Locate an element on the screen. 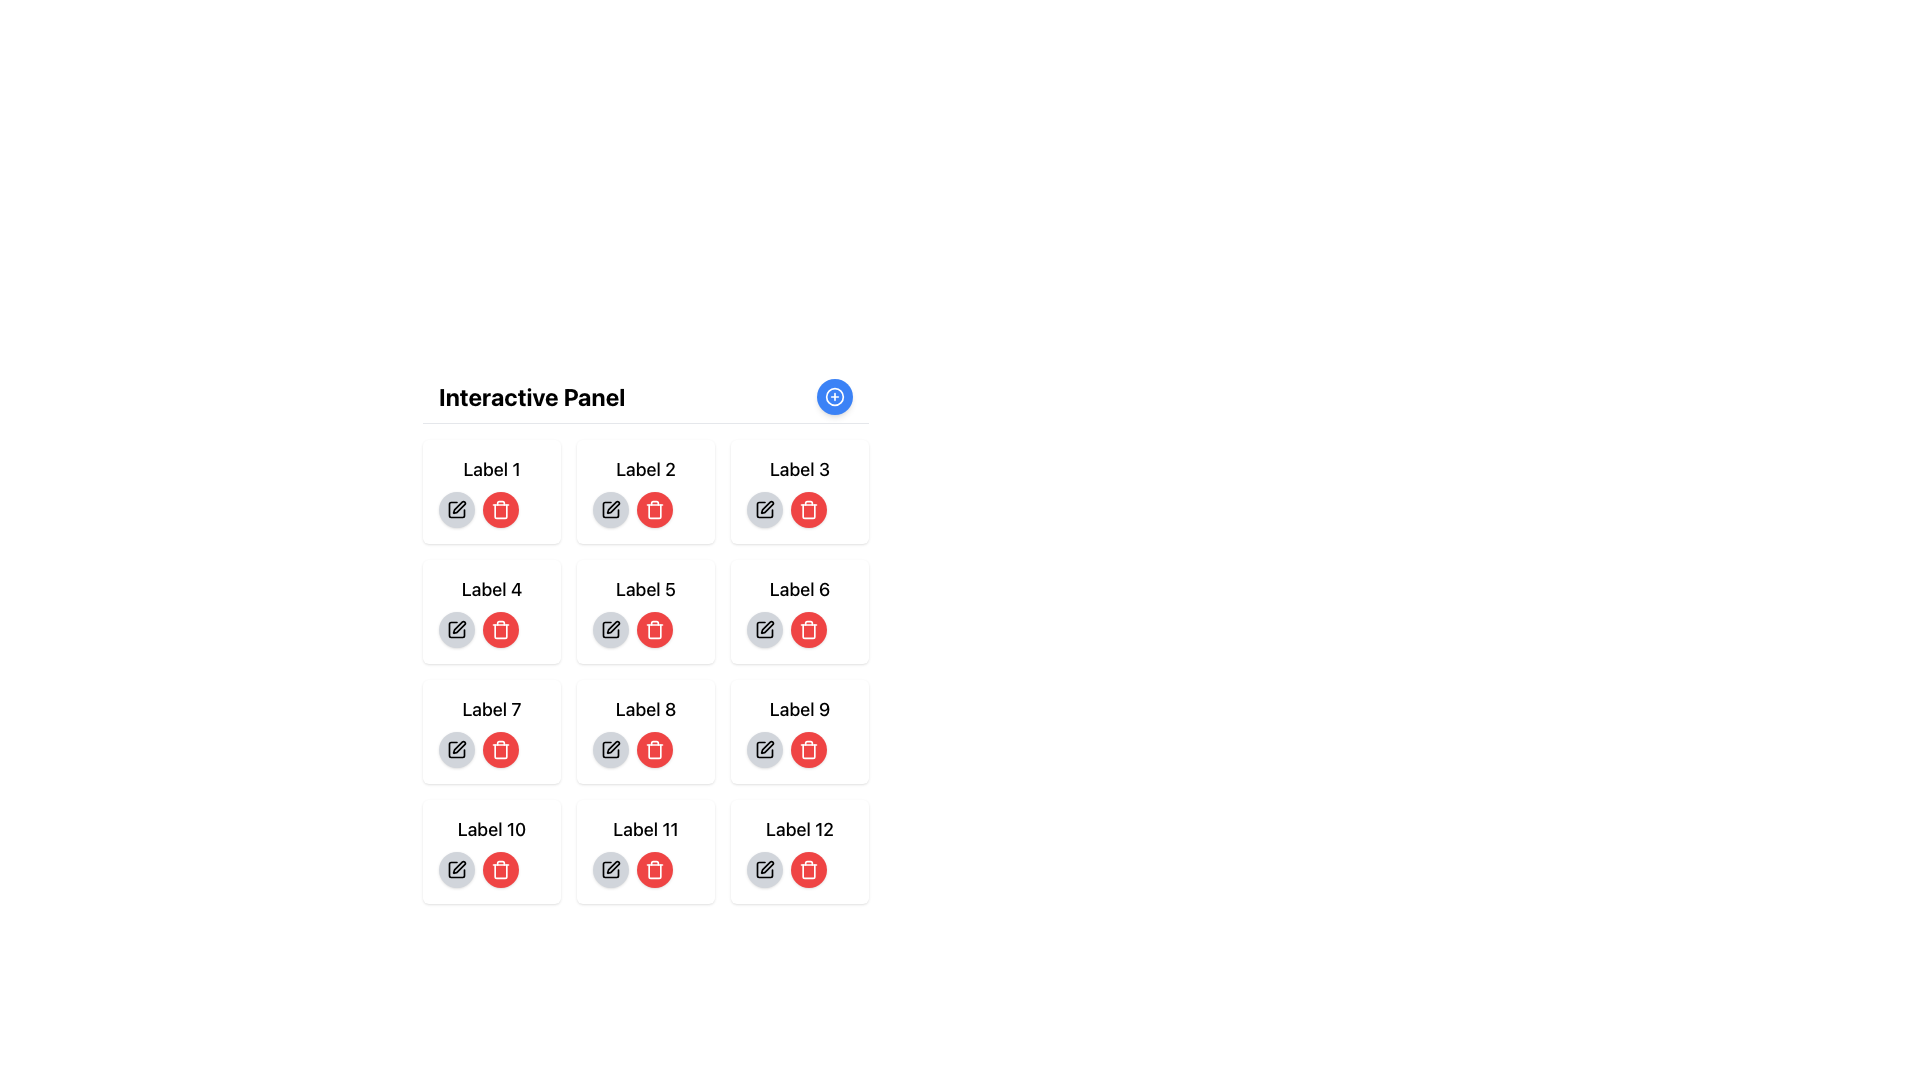  the leftmost icon in the grid group labeled 'Label 6' is located at coordinates (763, 628).